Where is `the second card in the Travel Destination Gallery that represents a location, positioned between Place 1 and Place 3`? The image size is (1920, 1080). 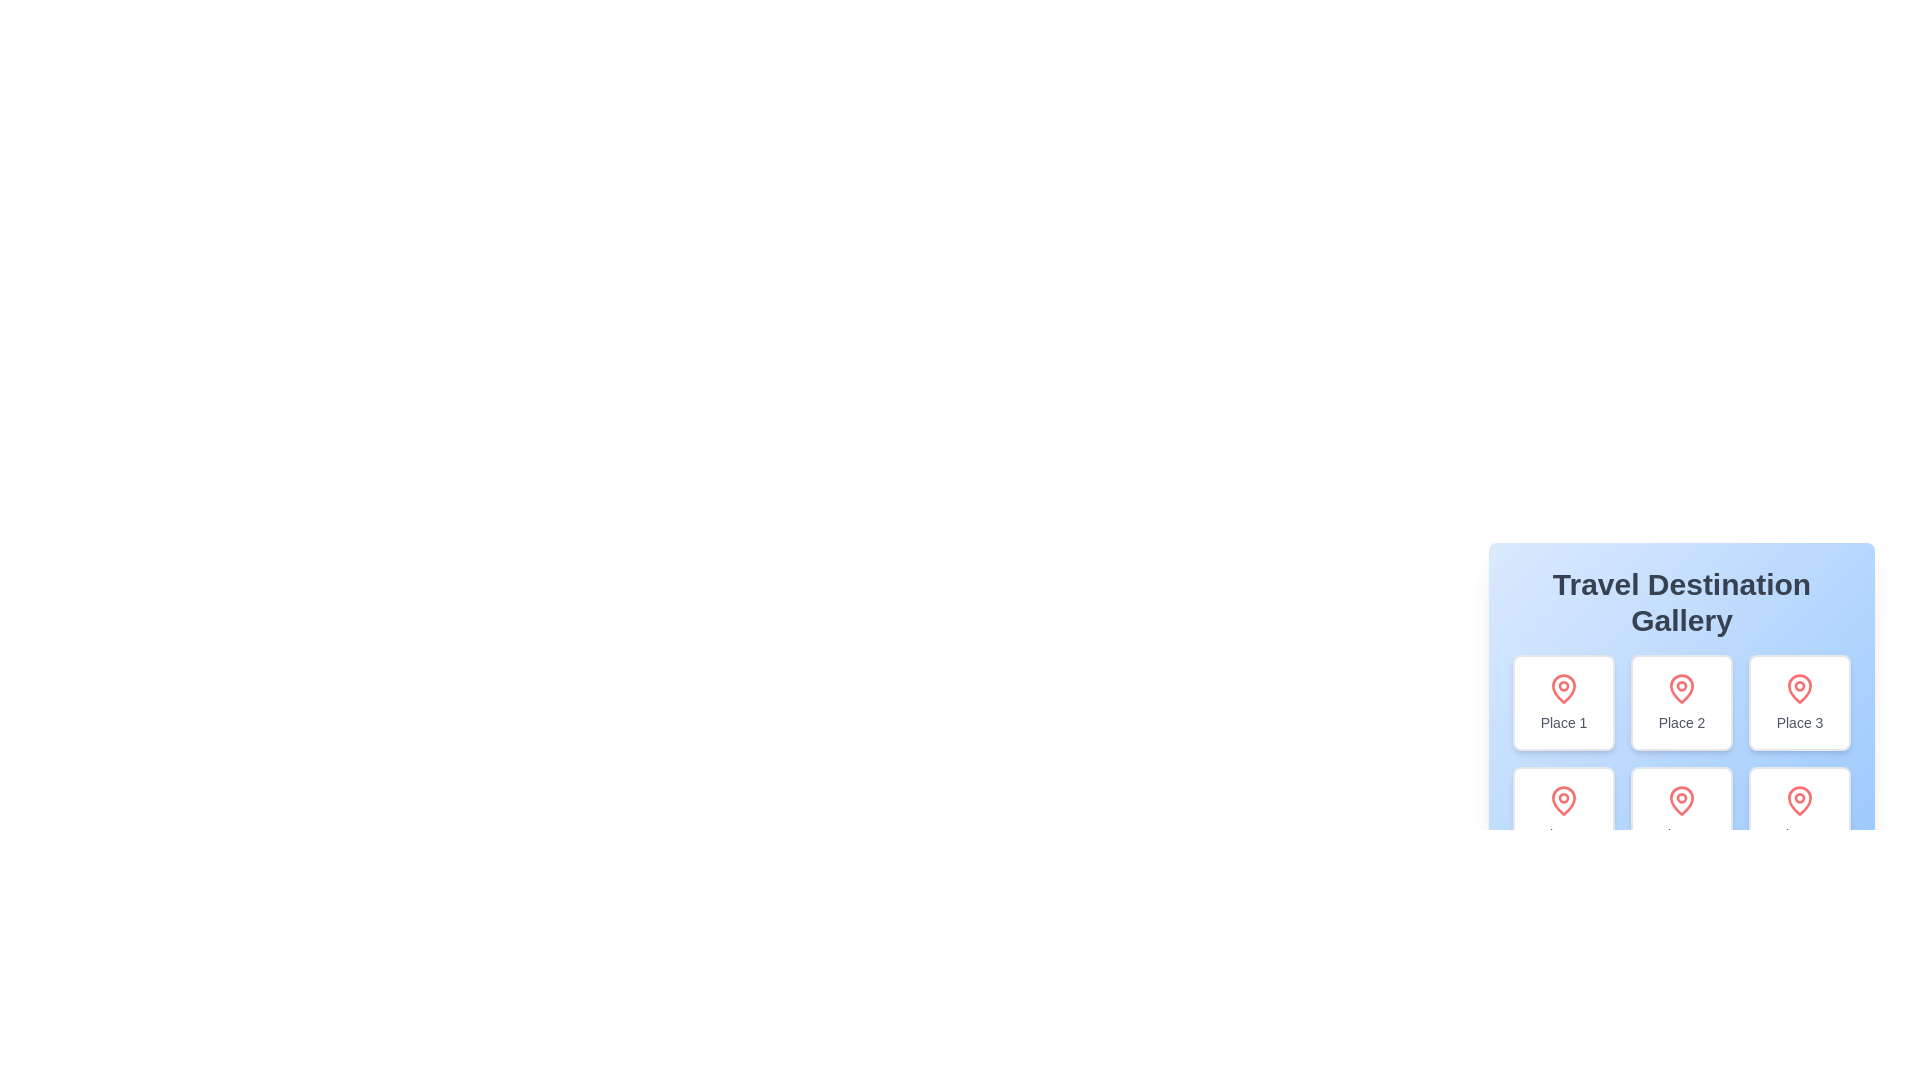
the second card in the Travel Destination Gallery that represents a location, positioned between Place 1 and Place 3 is located at coordinates (1680, 701).